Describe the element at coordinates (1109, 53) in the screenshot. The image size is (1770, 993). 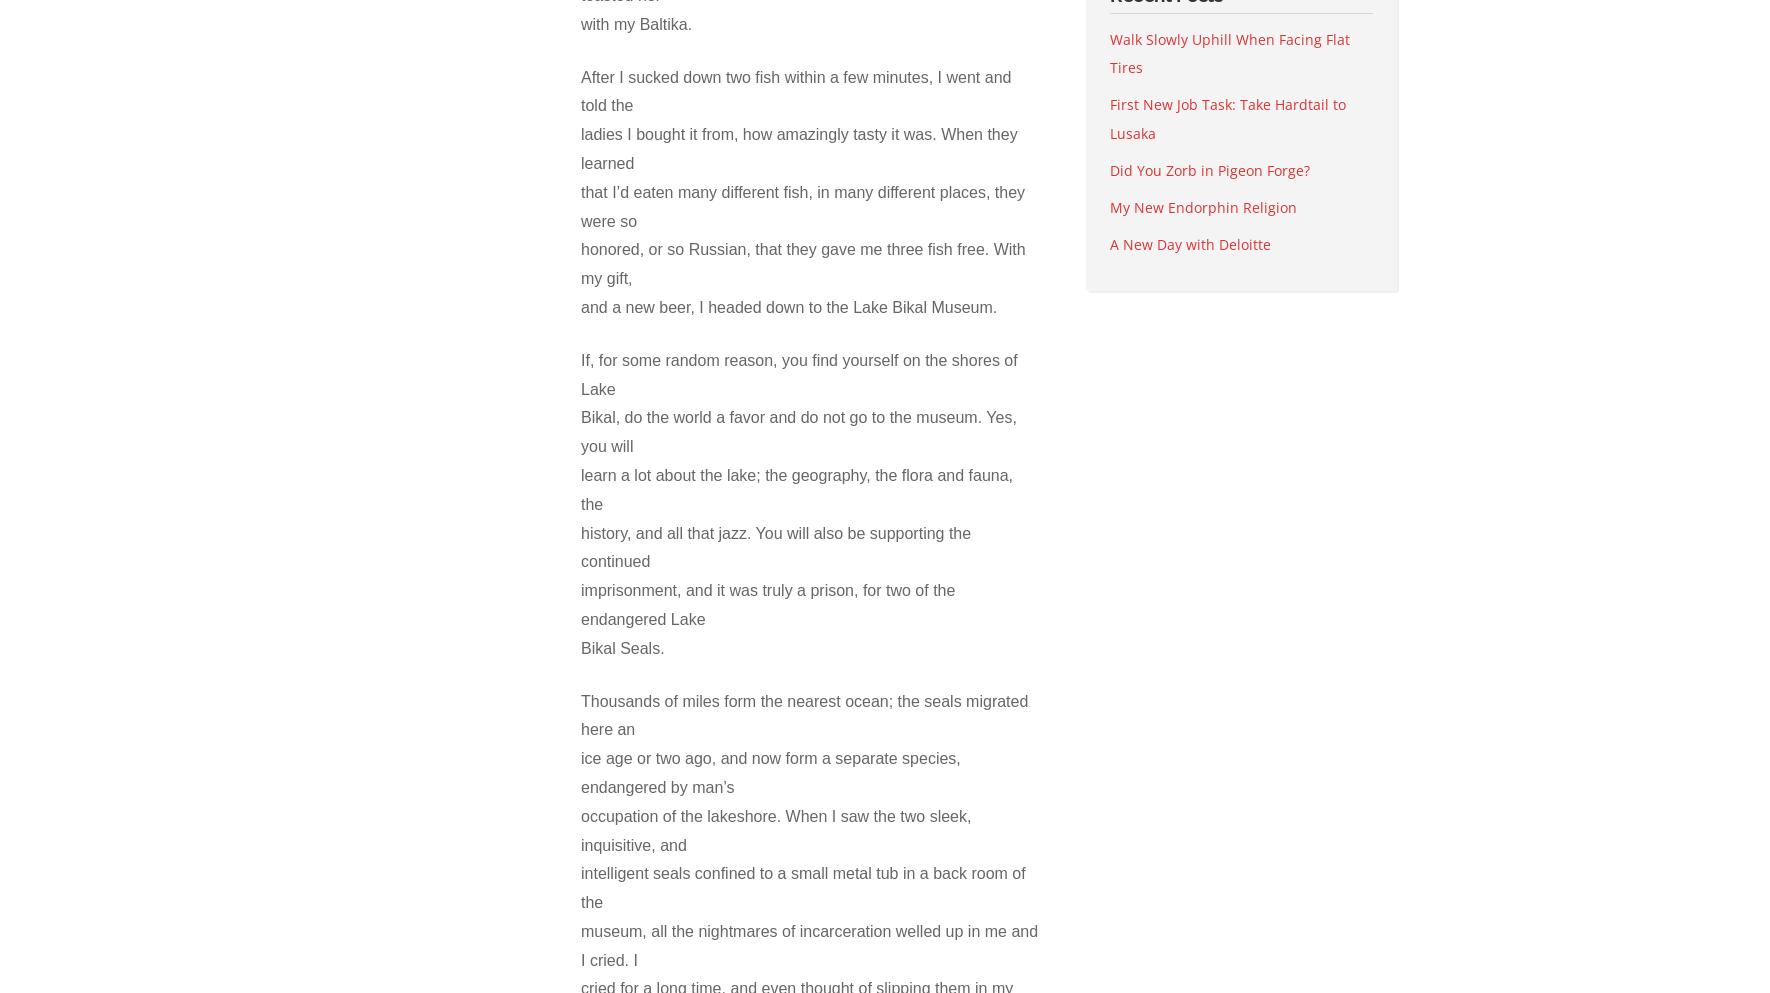
I see `'Walk Slowly Uphill When Facing Flat Tires'` at that location.